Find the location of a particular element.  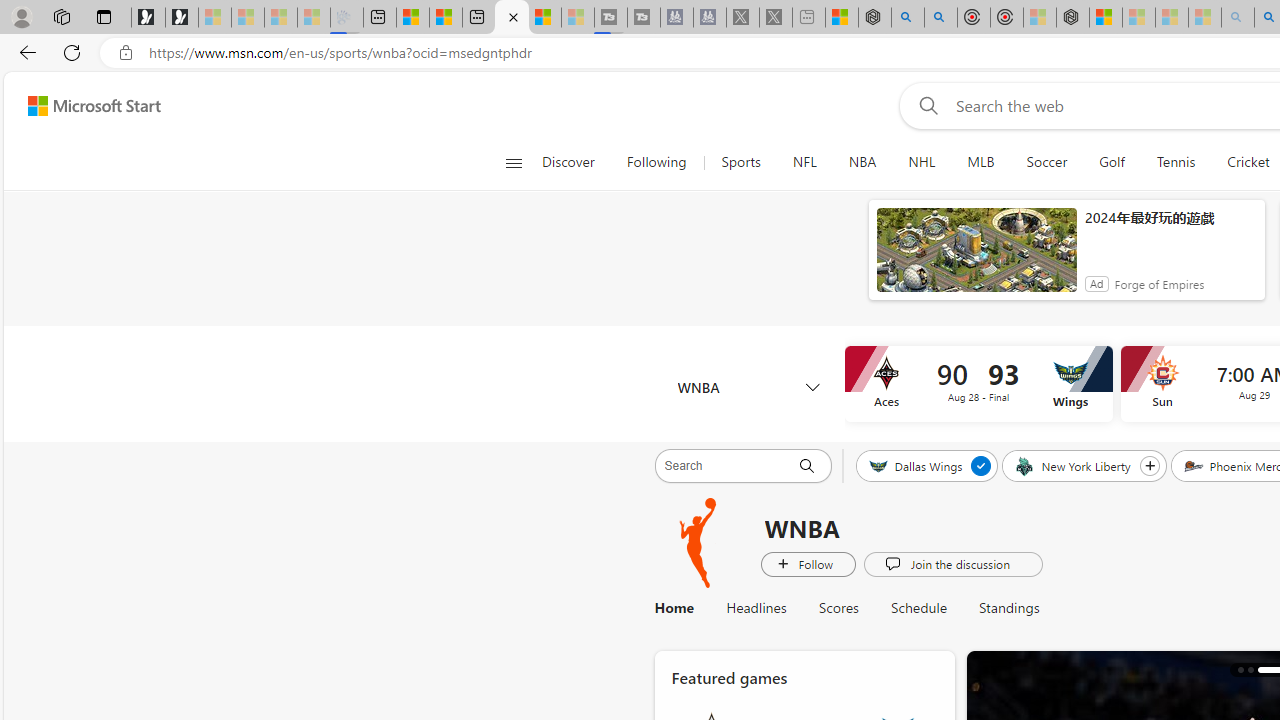

'MLB' is located at coordinates (980, 162).